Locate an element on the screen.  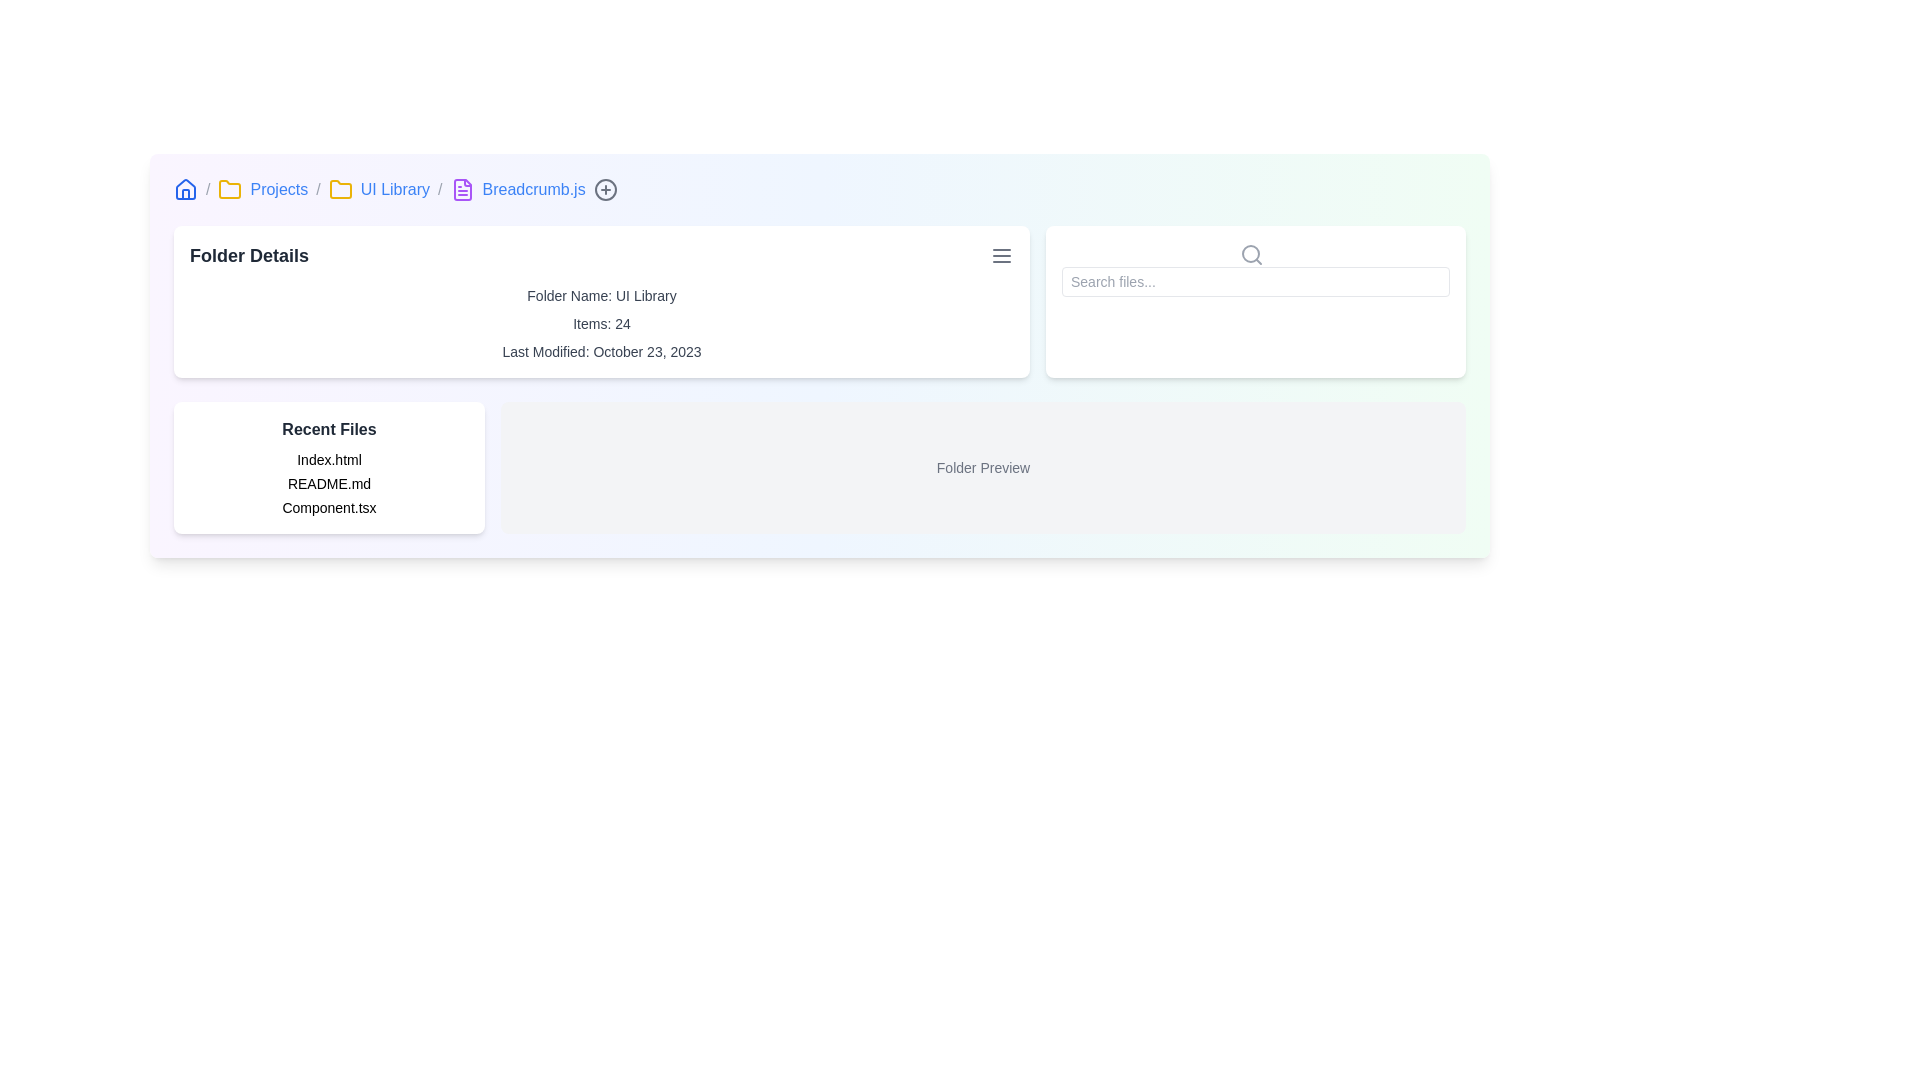
the folder icon in the breadcrumb navigation is located at coordinates (340, 189).